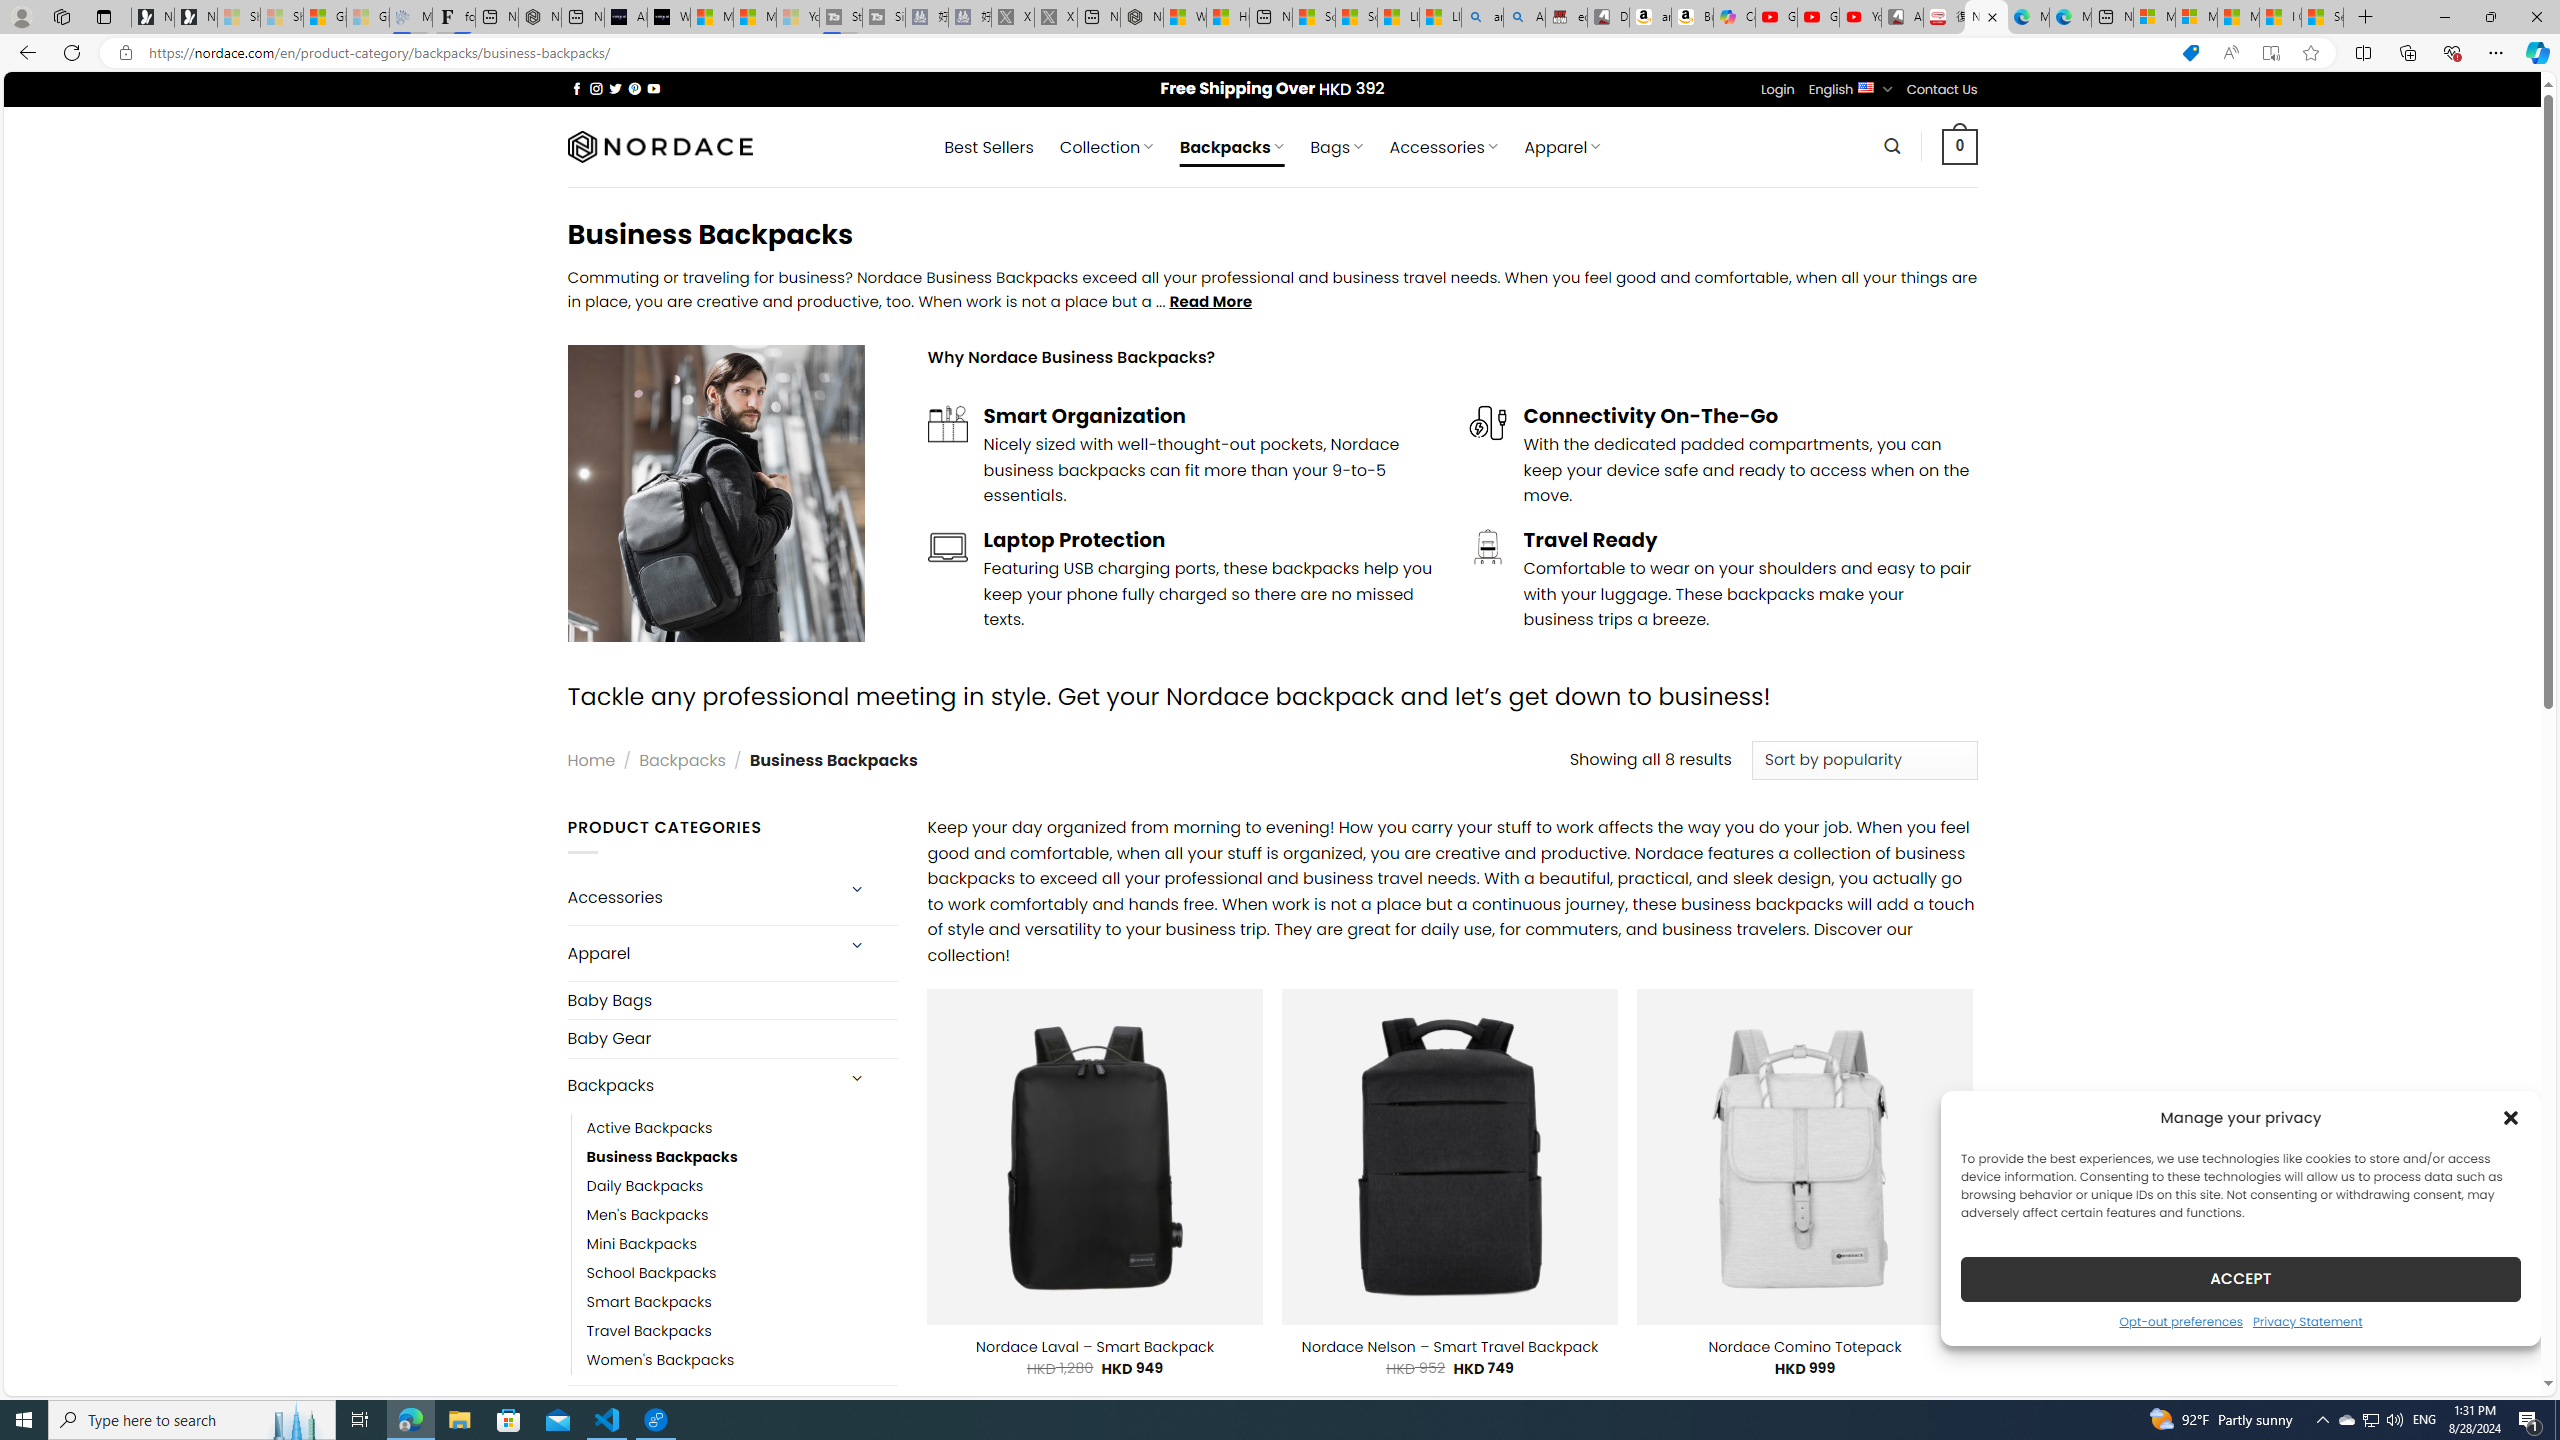  I want to click on 'Women', so click(660, 1359).